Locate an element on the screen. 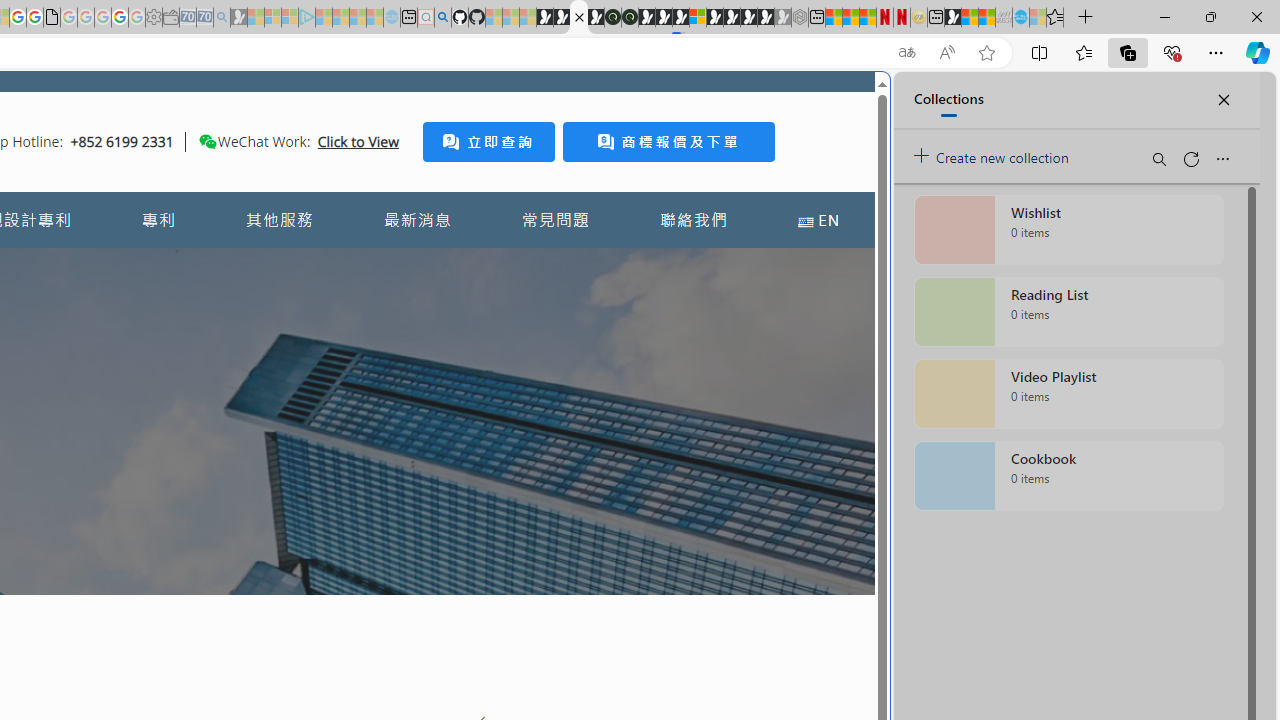 Image resolution: width=1280 pixels, height=720 pixels. 'Wallet - Sleeping' is located at coordinates (170, 17).